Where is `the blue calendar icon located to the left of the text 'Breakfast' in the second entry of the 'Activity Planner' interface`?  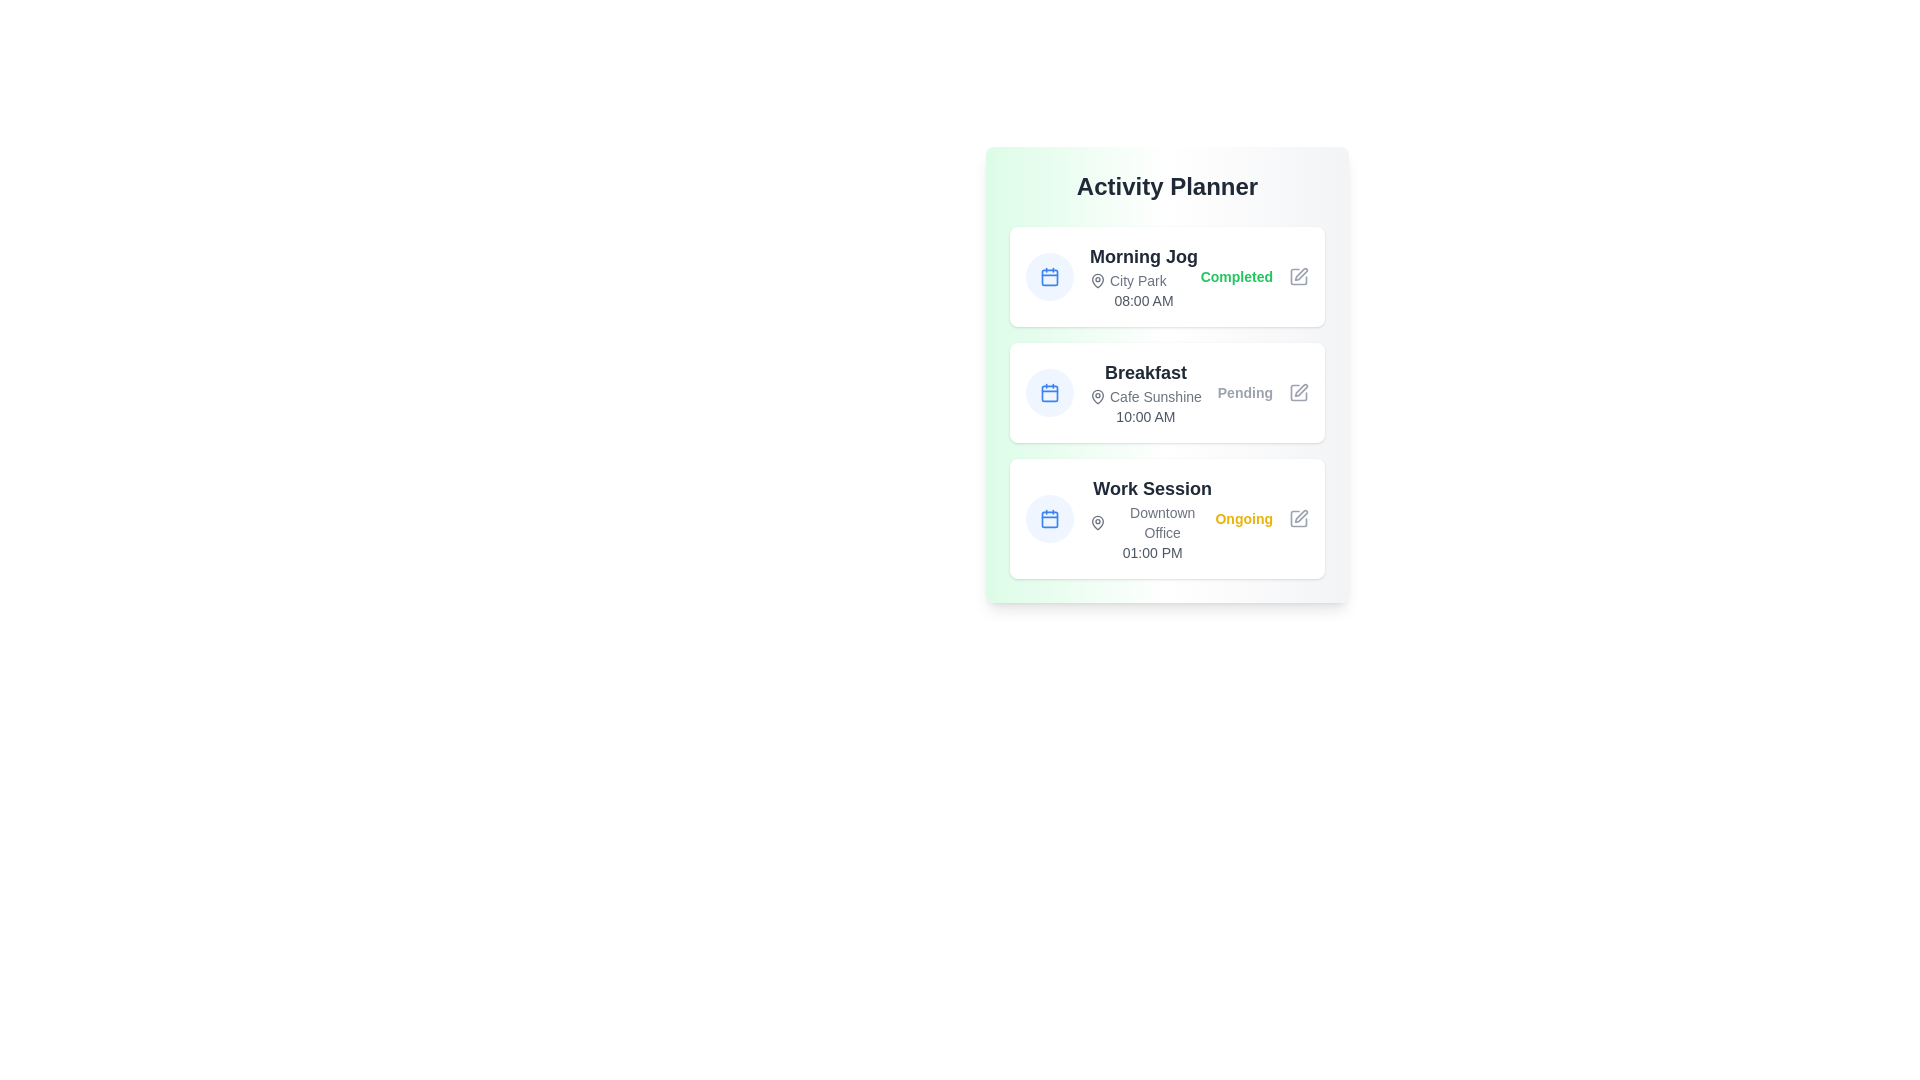
the blue calendar icon located to the left of the text 'Breakfast' in the second entry of the 'Activity Planner' interface is located at coordinates (1049, 393).